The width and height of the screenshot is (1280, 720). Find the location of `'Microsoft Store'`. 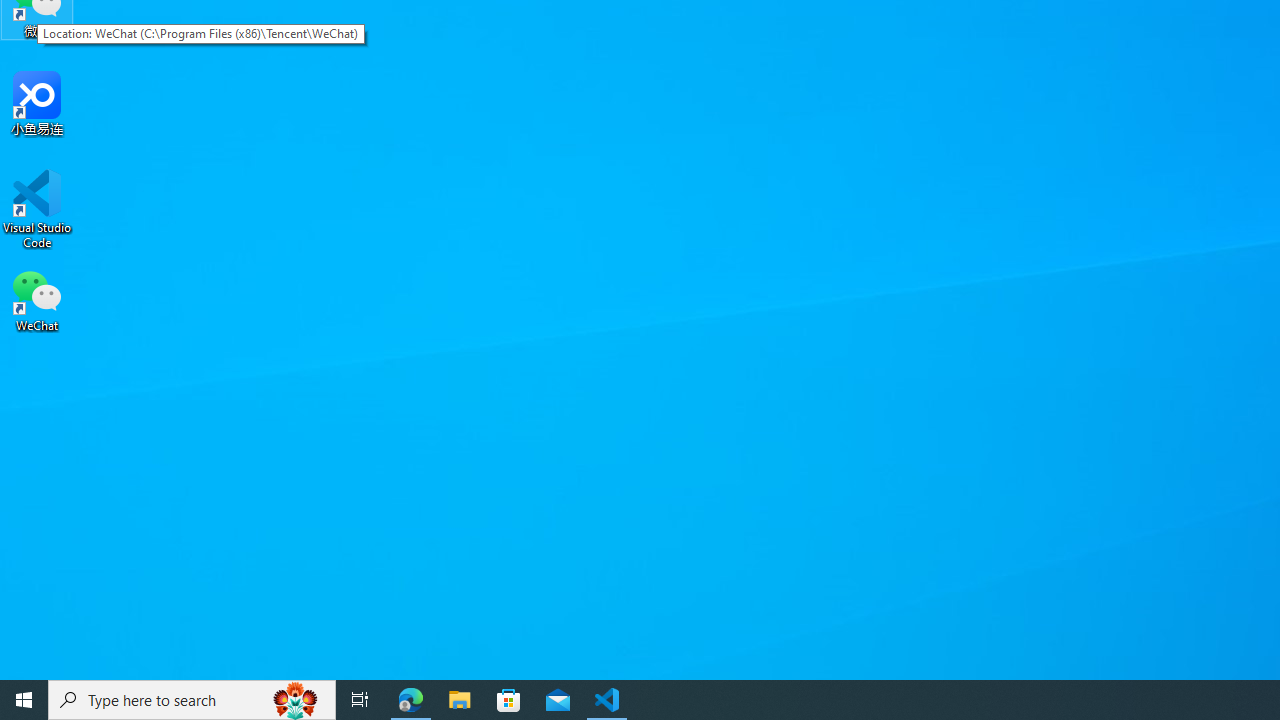

'Microsoft Store' is located at coordinates (509, 698).